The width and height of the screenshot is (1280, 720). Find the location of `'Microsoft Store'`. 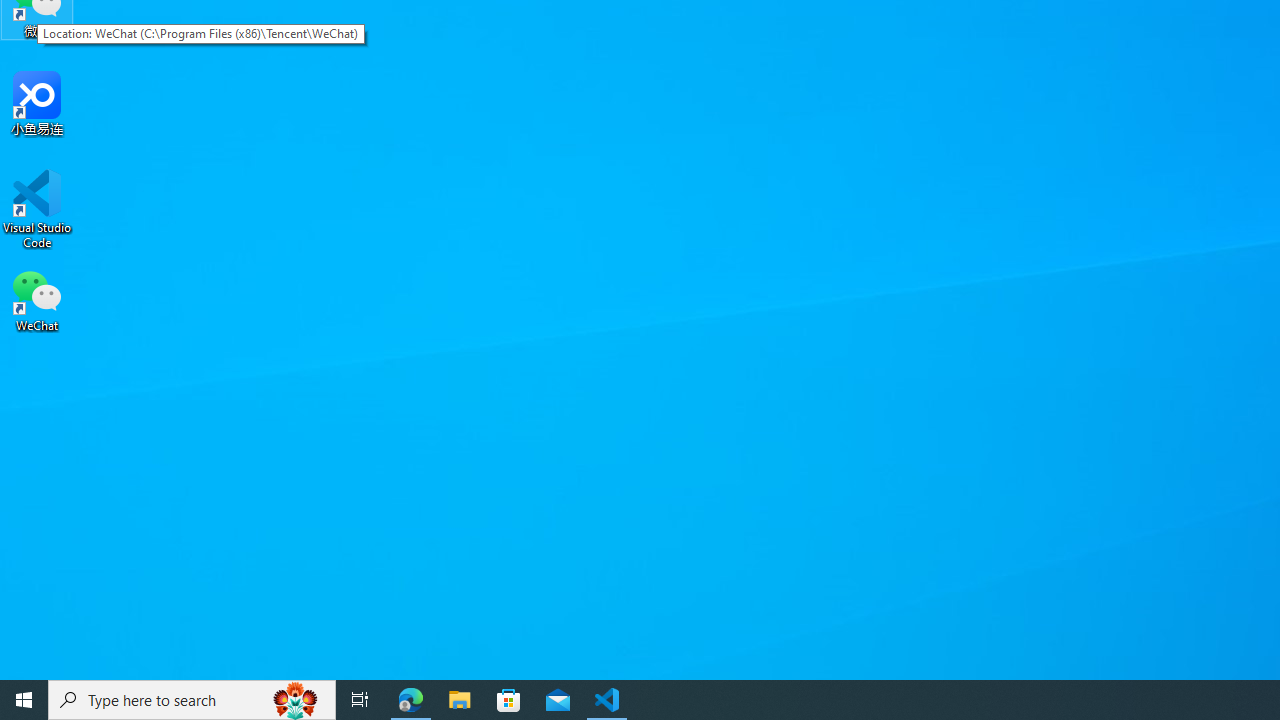

'Microsoft Store' is located at coordinates (509, 698).